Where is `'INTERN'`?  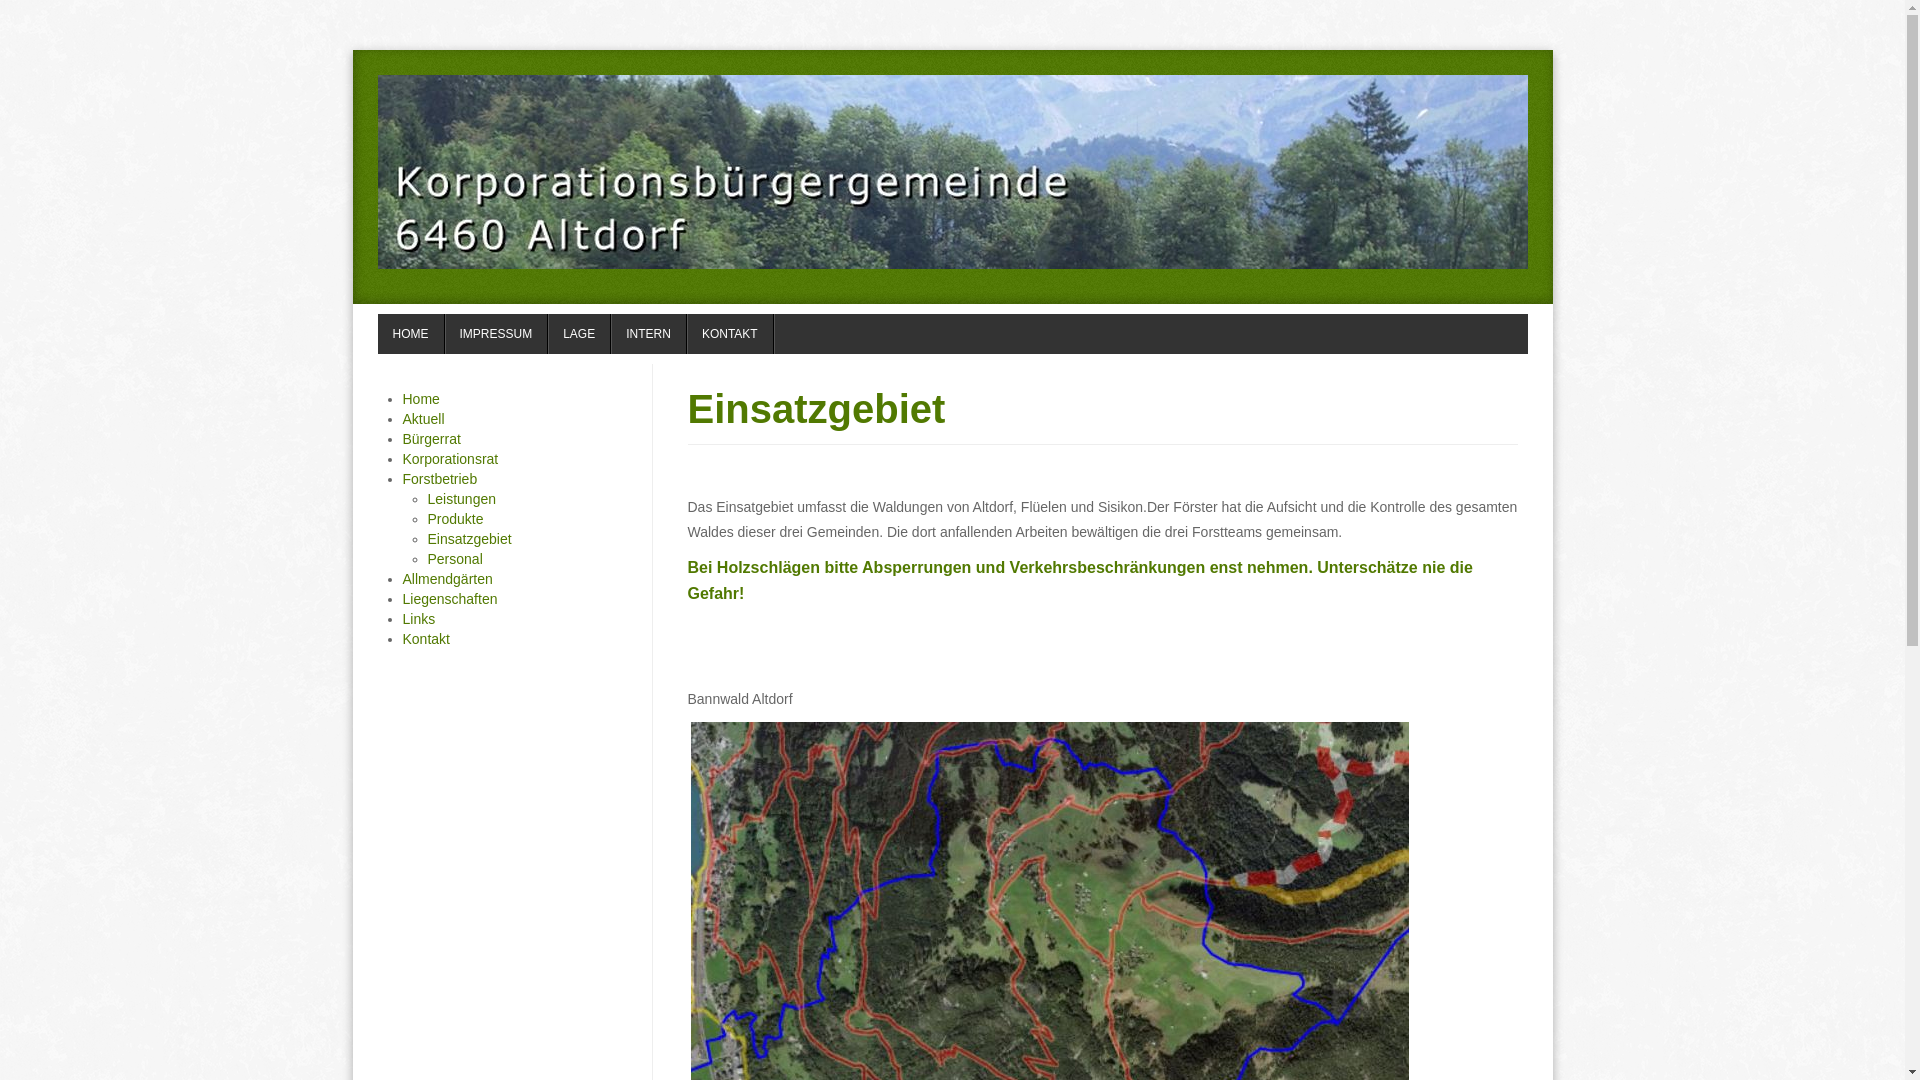 'INTERN' is located at coordinates (648, 333).